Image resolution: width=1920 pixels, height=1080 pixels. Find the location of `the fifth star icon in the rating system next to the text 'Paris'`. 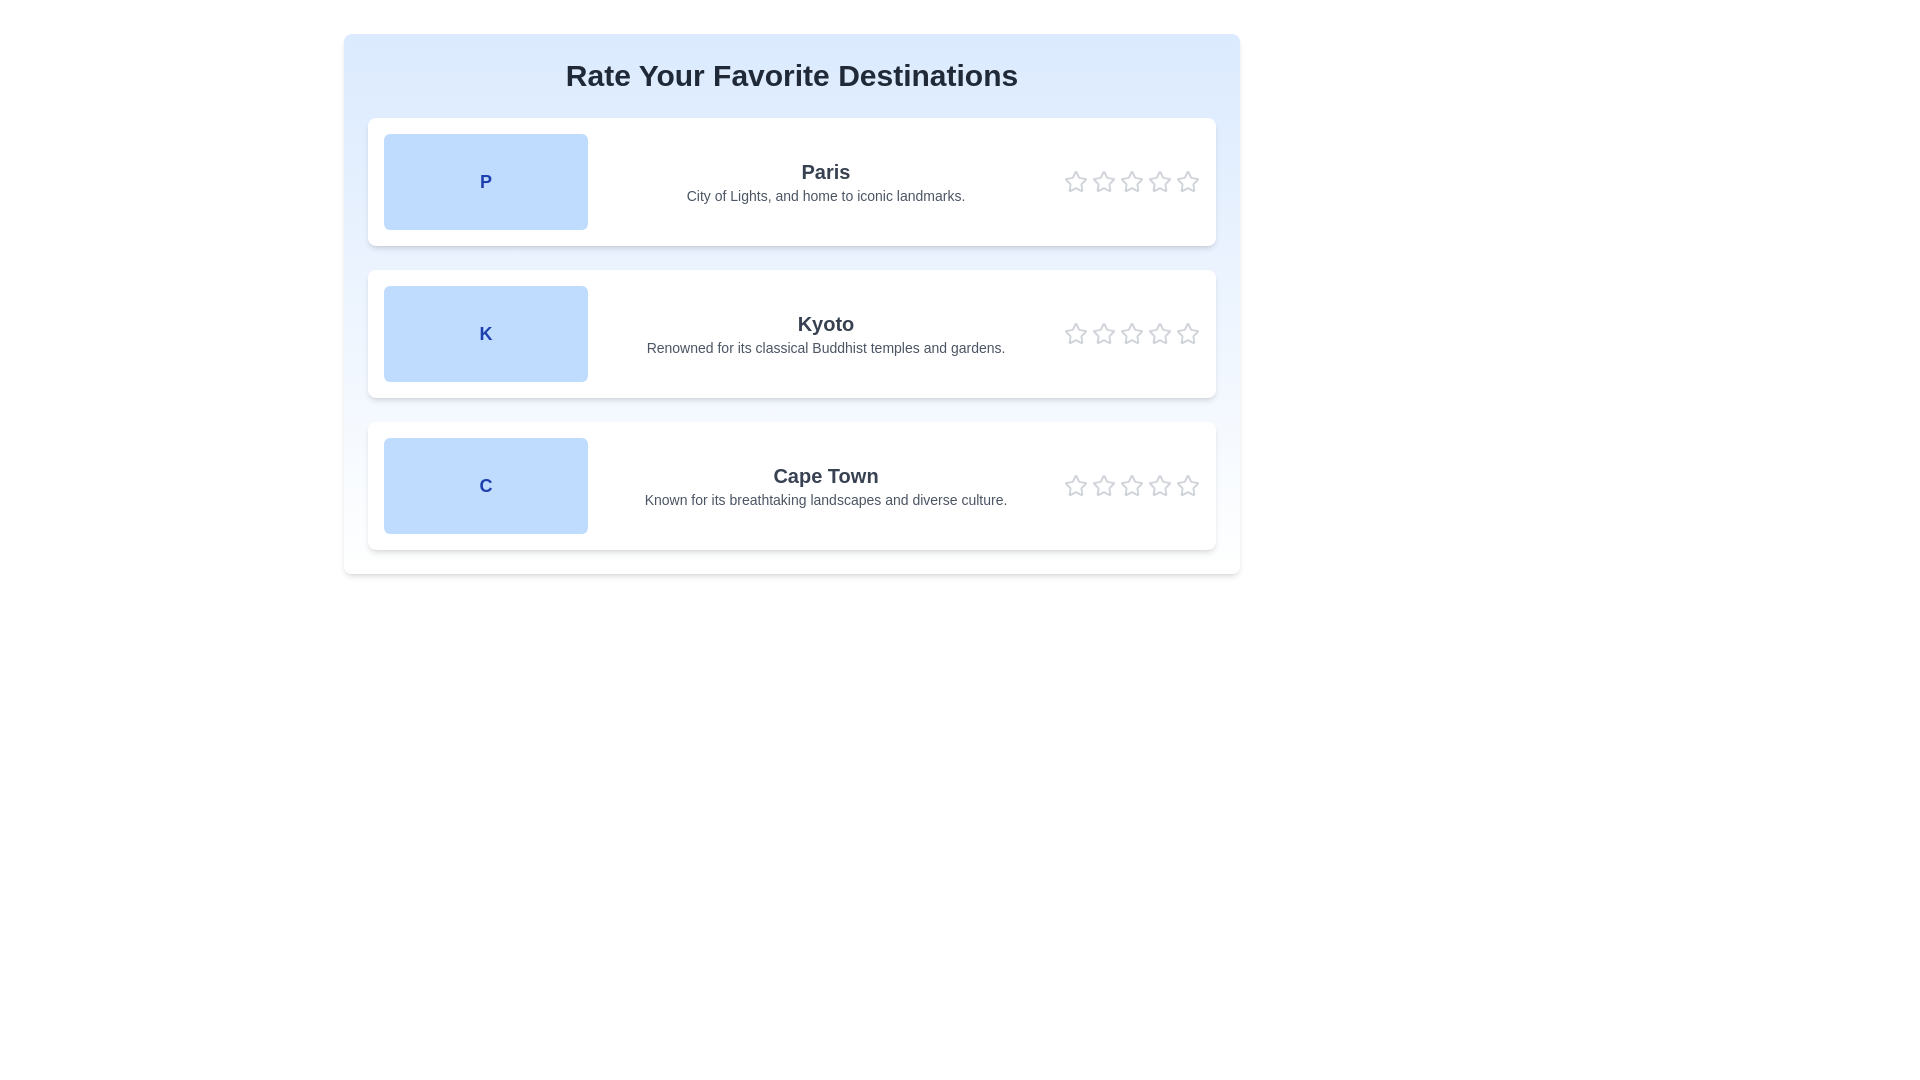

the fifth star icon in the rating system next to the text 'Paris' is located at coordinates (1188, 181).